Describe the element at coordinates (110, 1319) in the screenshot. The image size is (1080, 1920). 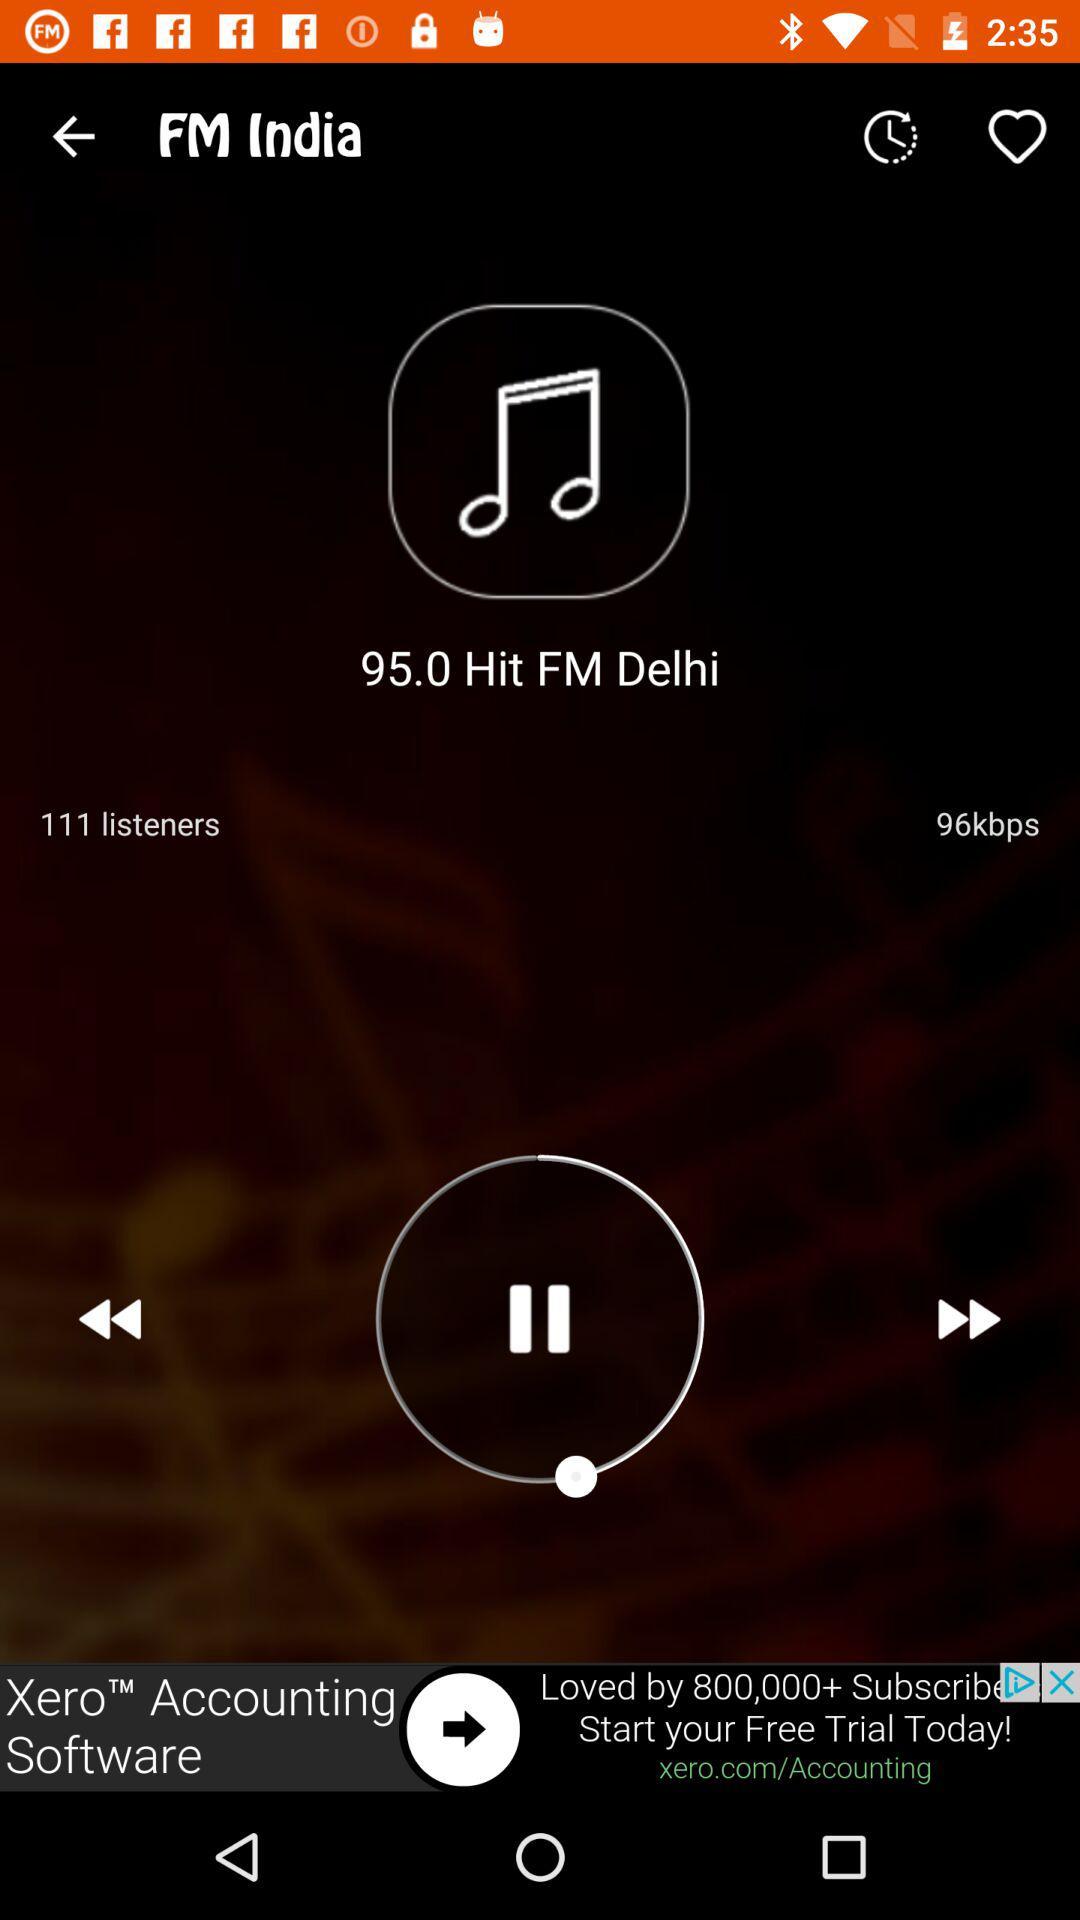
I see `previous` at that location.